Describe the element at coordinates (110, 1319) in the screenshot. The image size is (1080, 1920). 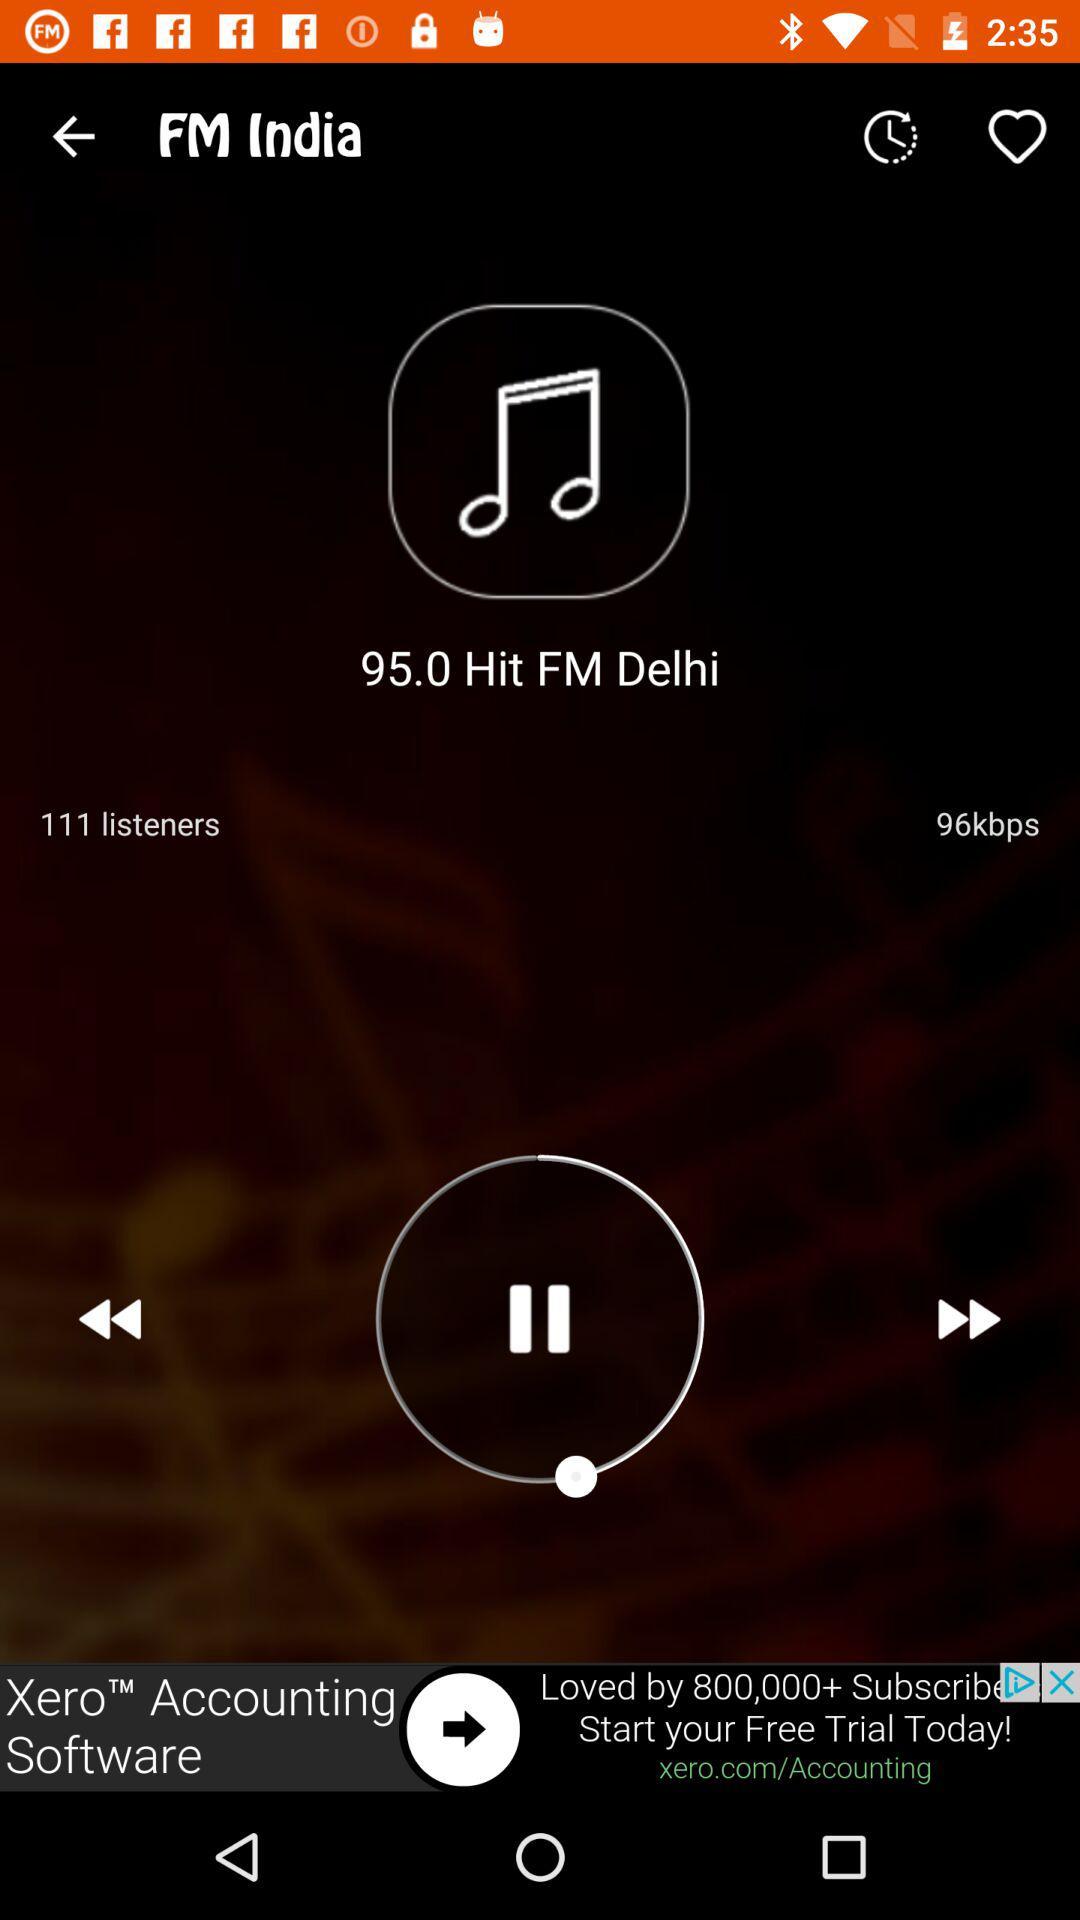
I see `previous` at that location.